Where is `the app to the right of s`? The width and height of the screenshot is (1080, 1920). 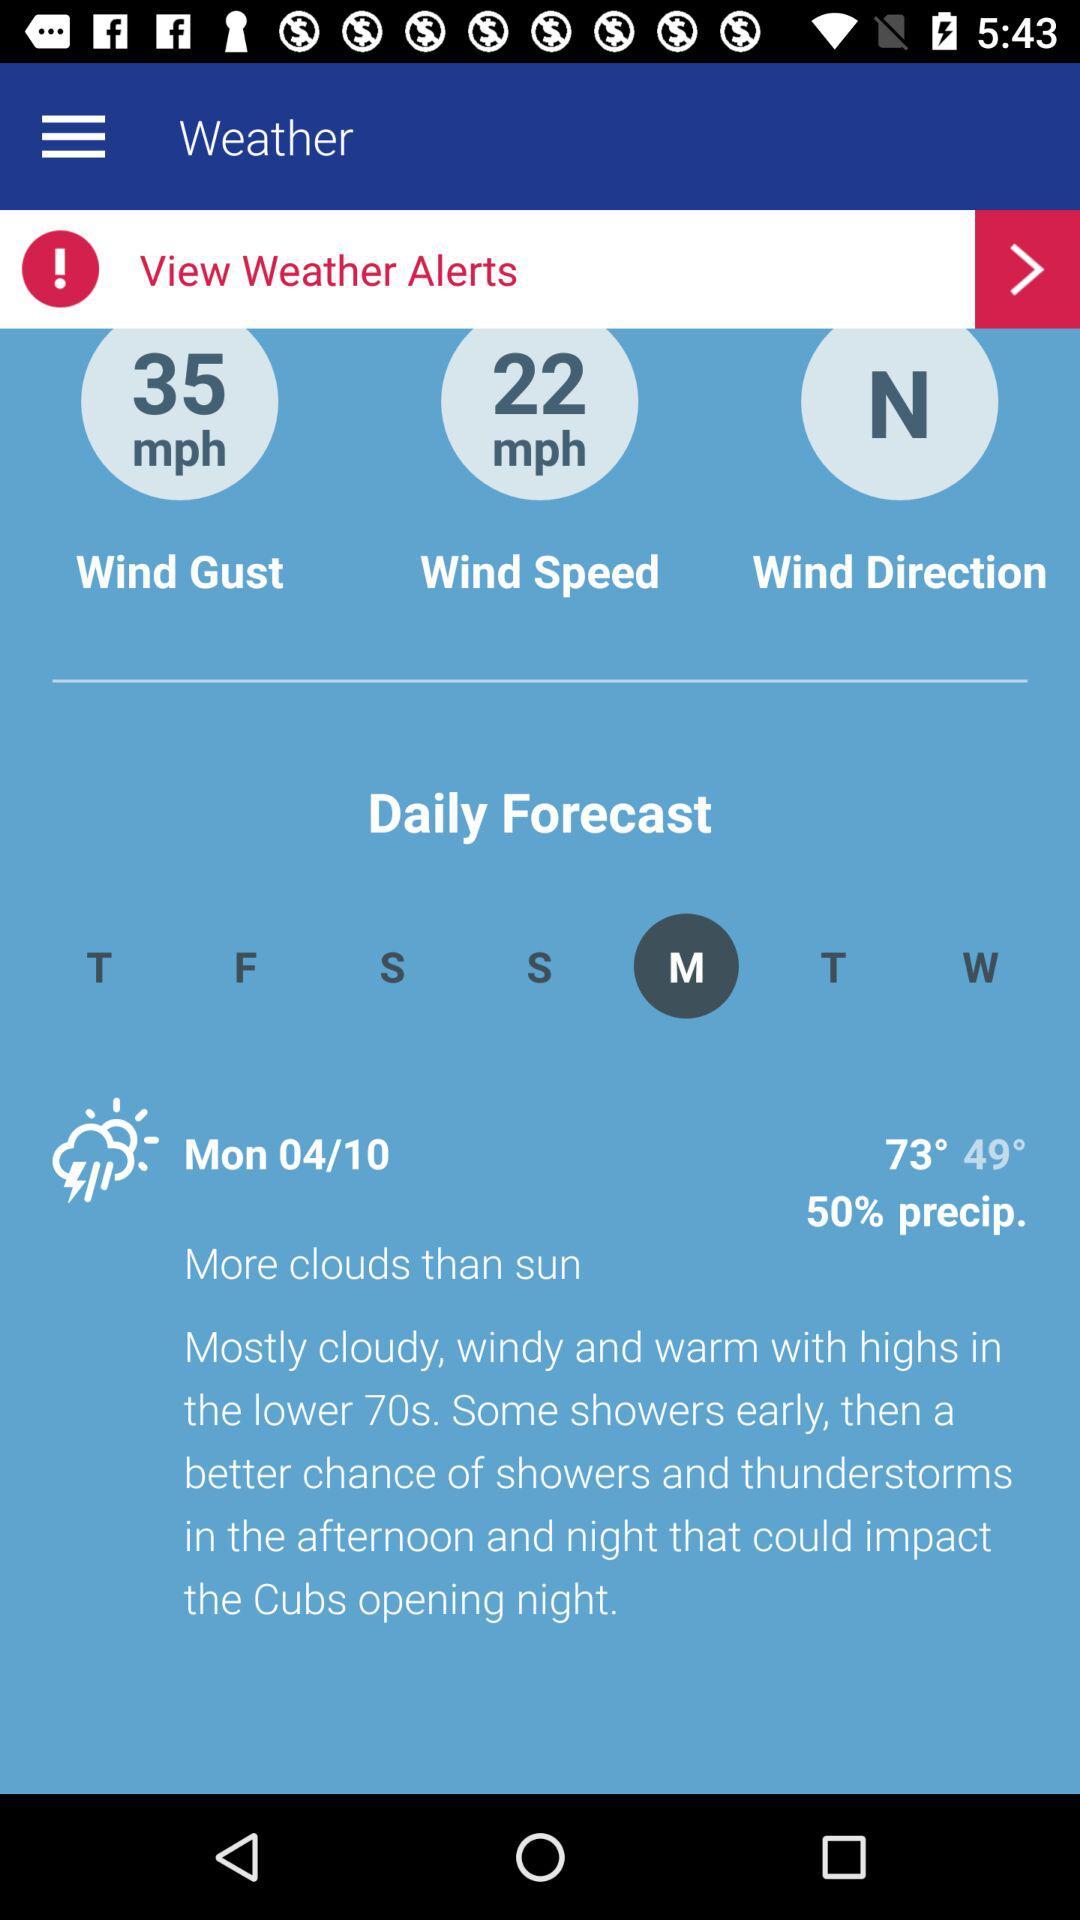
the app to the right of s is located at coordinates (685, 965).